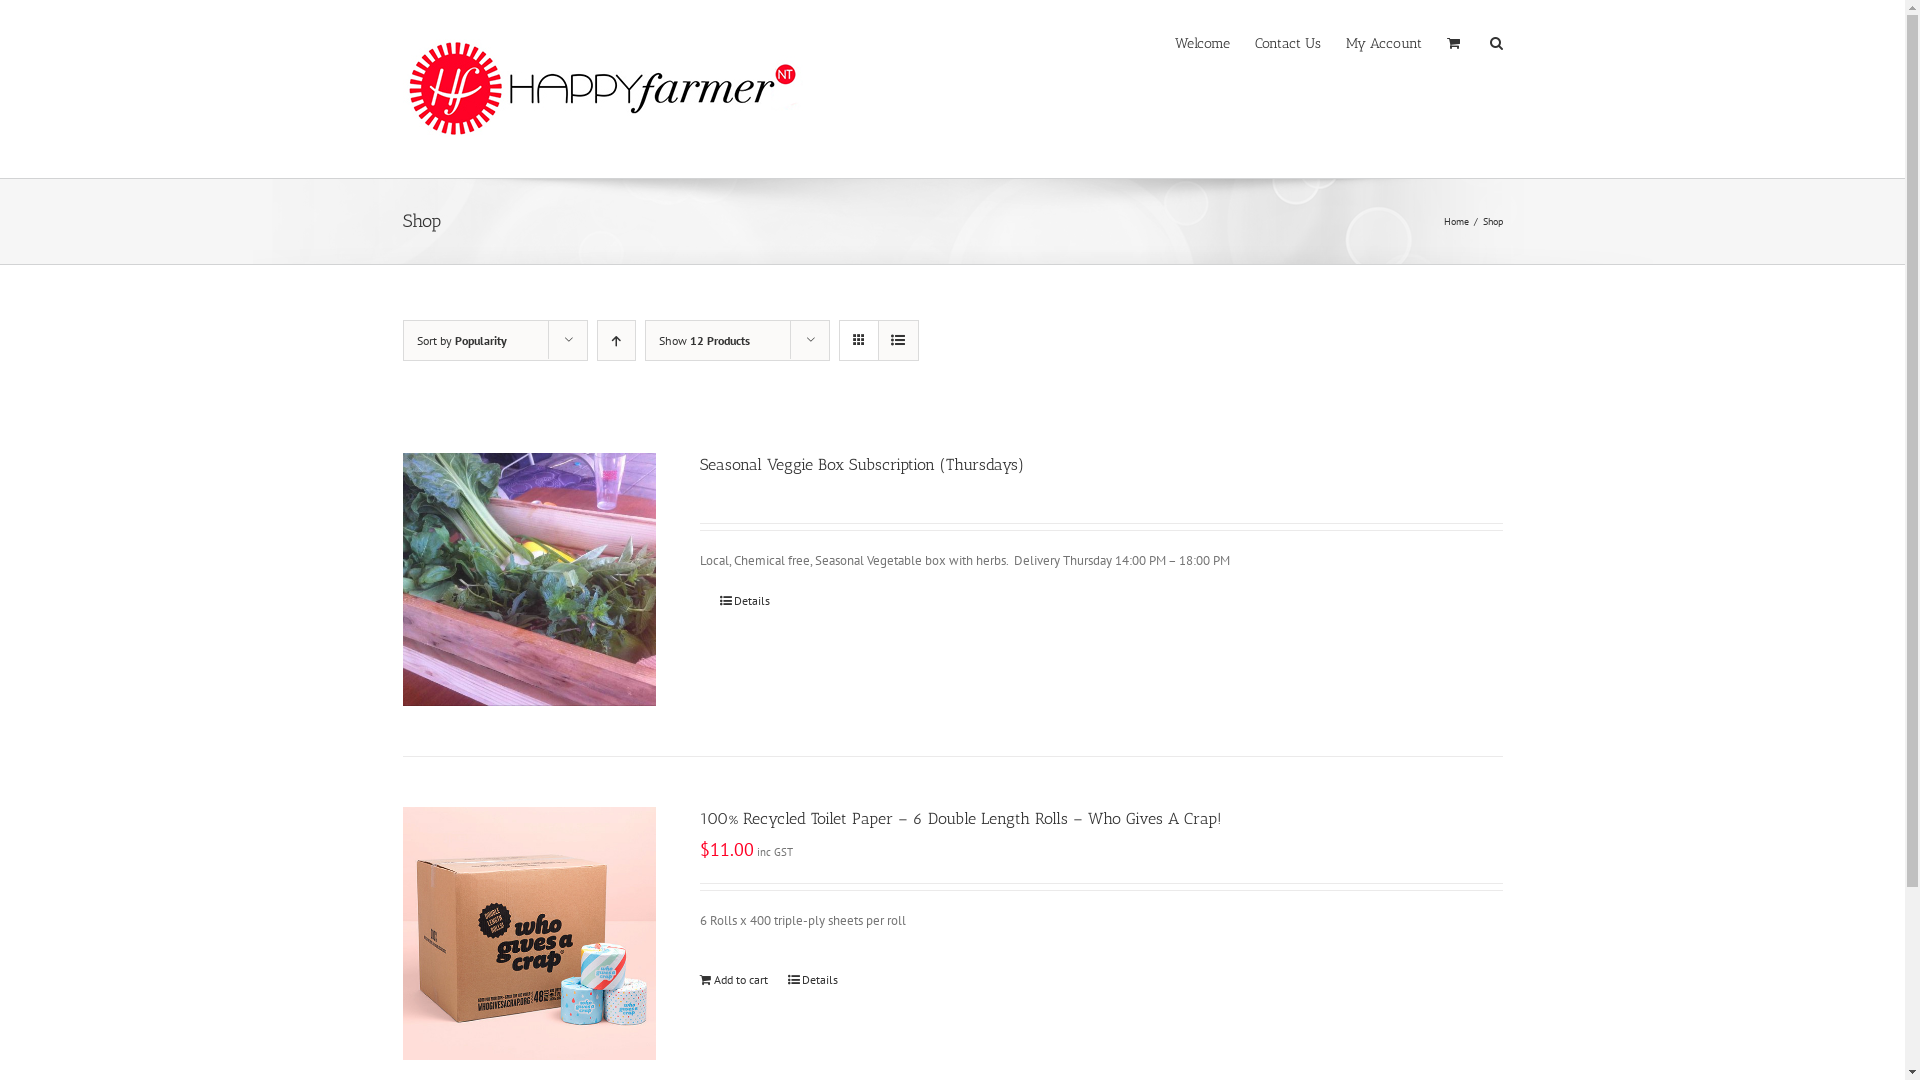 The width and height of the screenshot is (1920, 1080). What do you see at coordinates (1286, 42) in the screenshot?
I see `'Contact Us'` at bounding box center [1286, 42].